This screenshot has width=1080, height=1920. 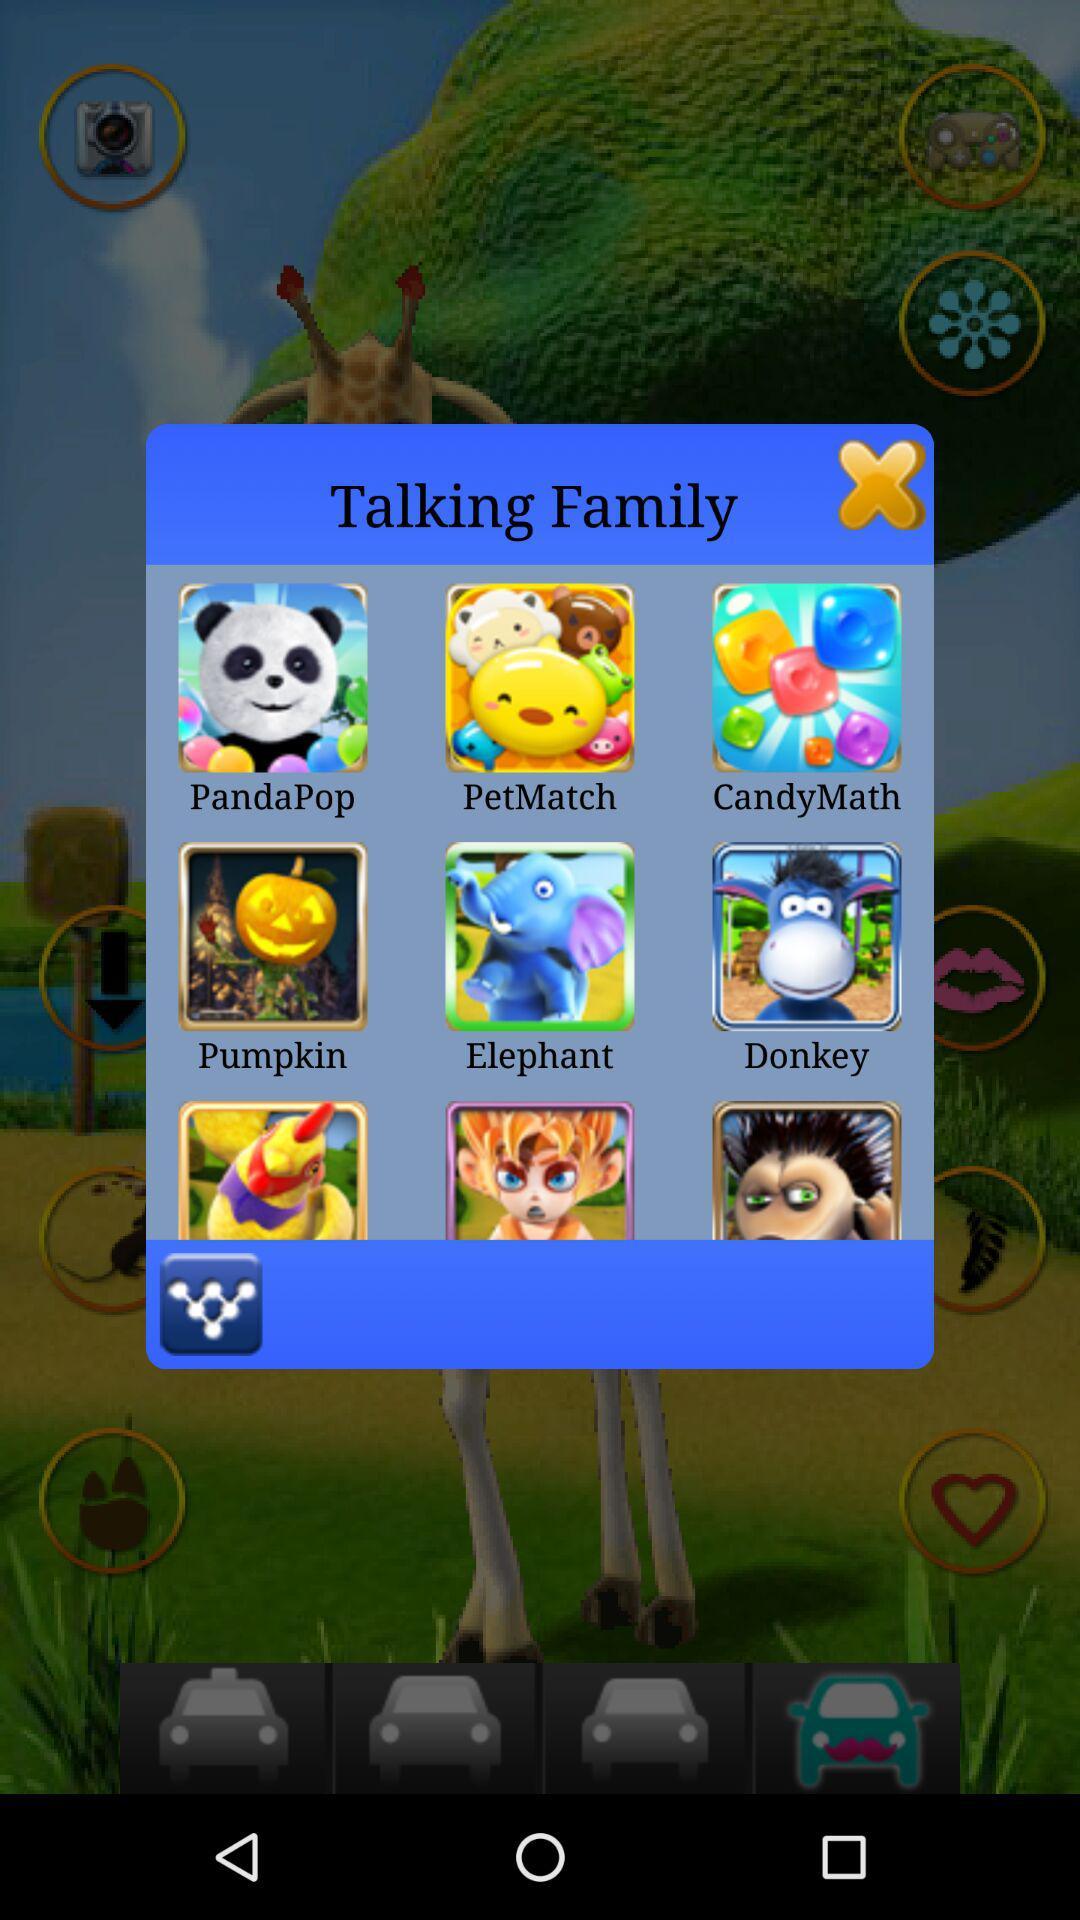 I want to click on exit, so click(x=881, y=484).